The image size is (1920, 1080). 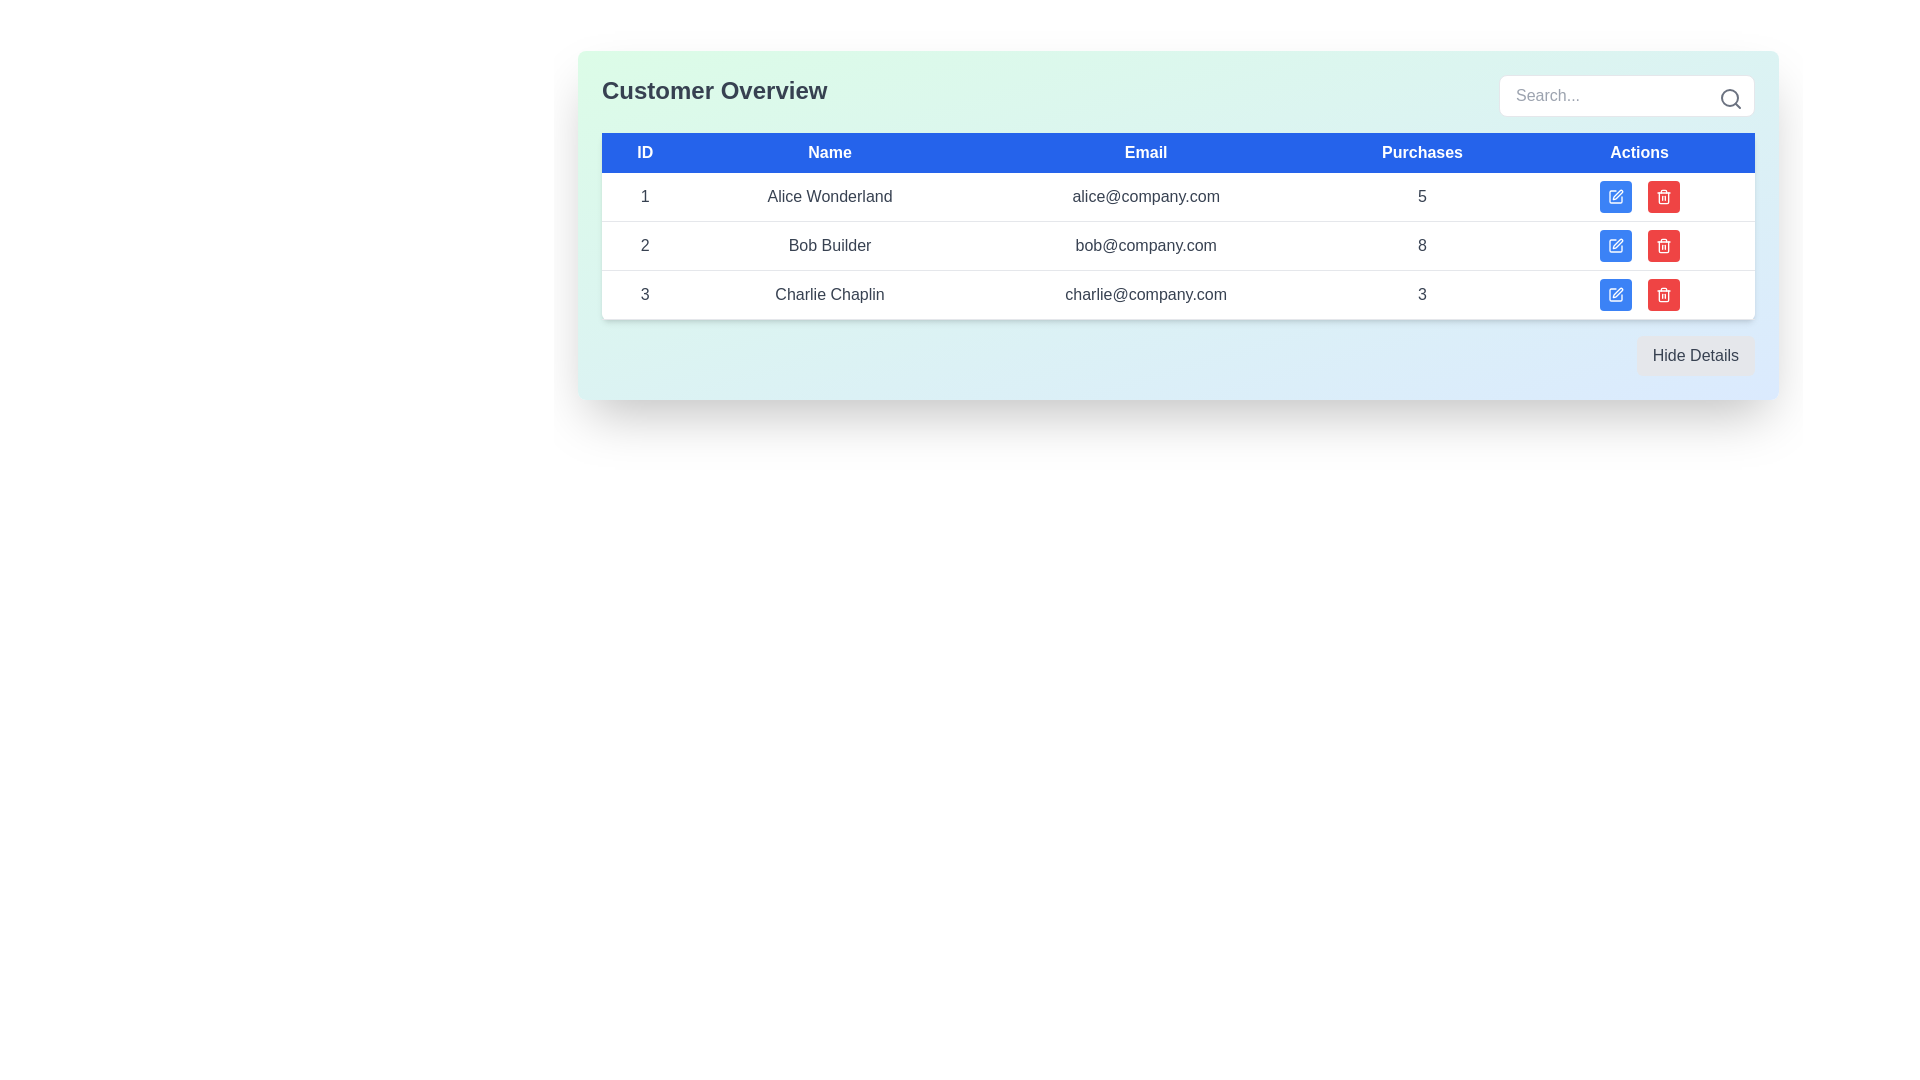 I want to click on the static text displaying the name of an individual located in the second row of the tabular layout under the 'Name' column, positioned between the 'ID' and 'Email' columns, so click(x=830, y=245).